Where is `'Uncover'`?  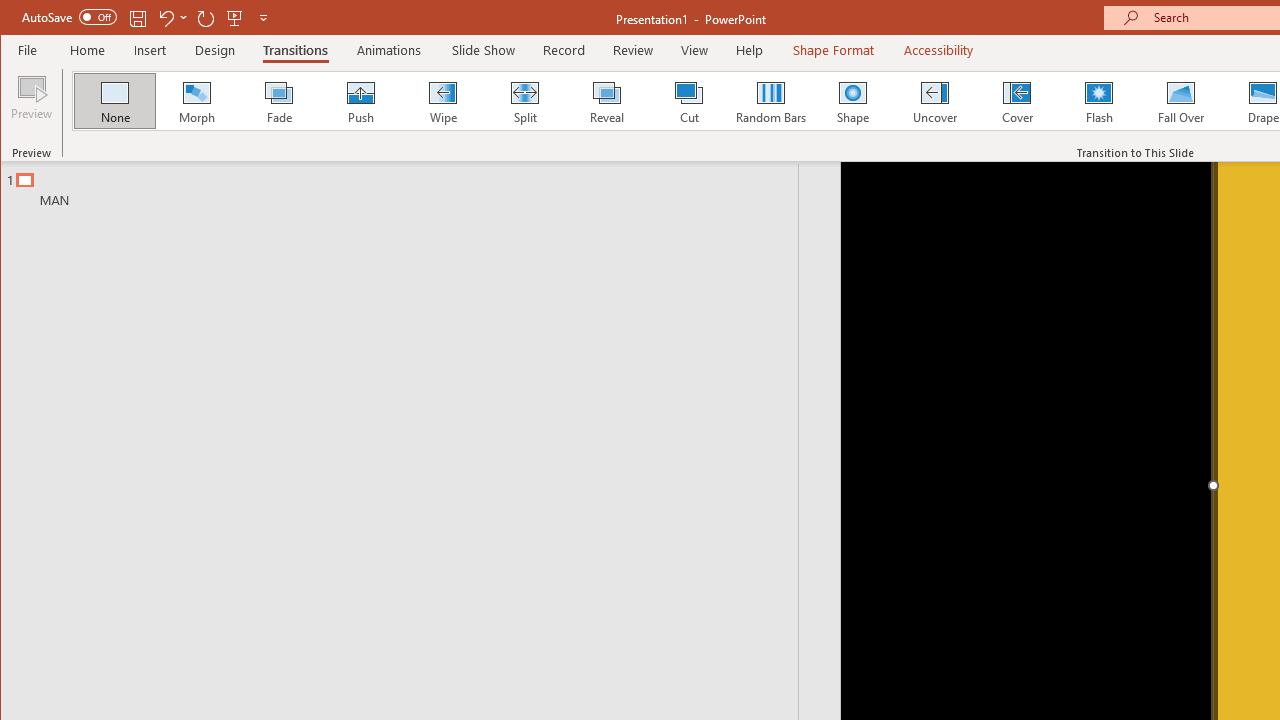
'Uncover' is located at coordinates (933, 100).